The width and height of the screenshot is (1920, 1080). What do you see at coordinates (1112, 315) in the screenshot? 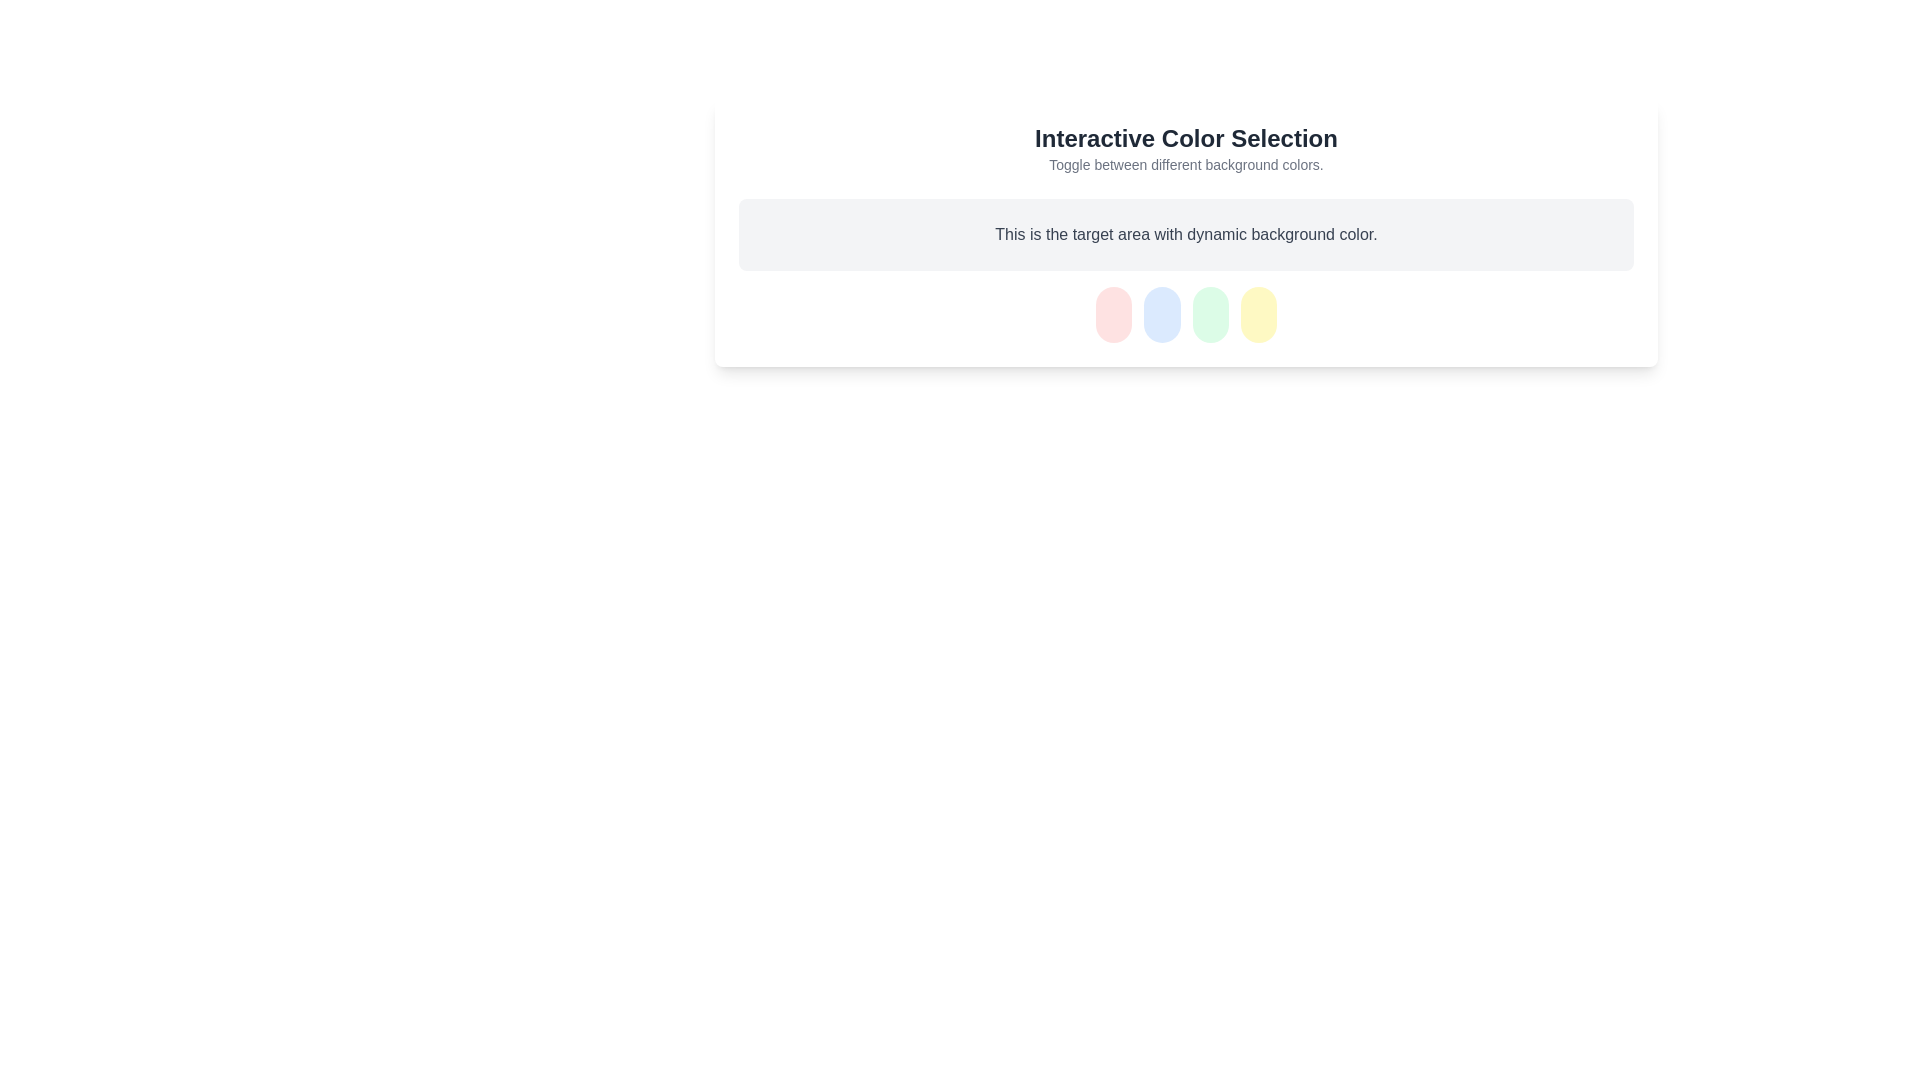
I see `the first button at the bottom section of the interface` at bounding box center [1112, 315].